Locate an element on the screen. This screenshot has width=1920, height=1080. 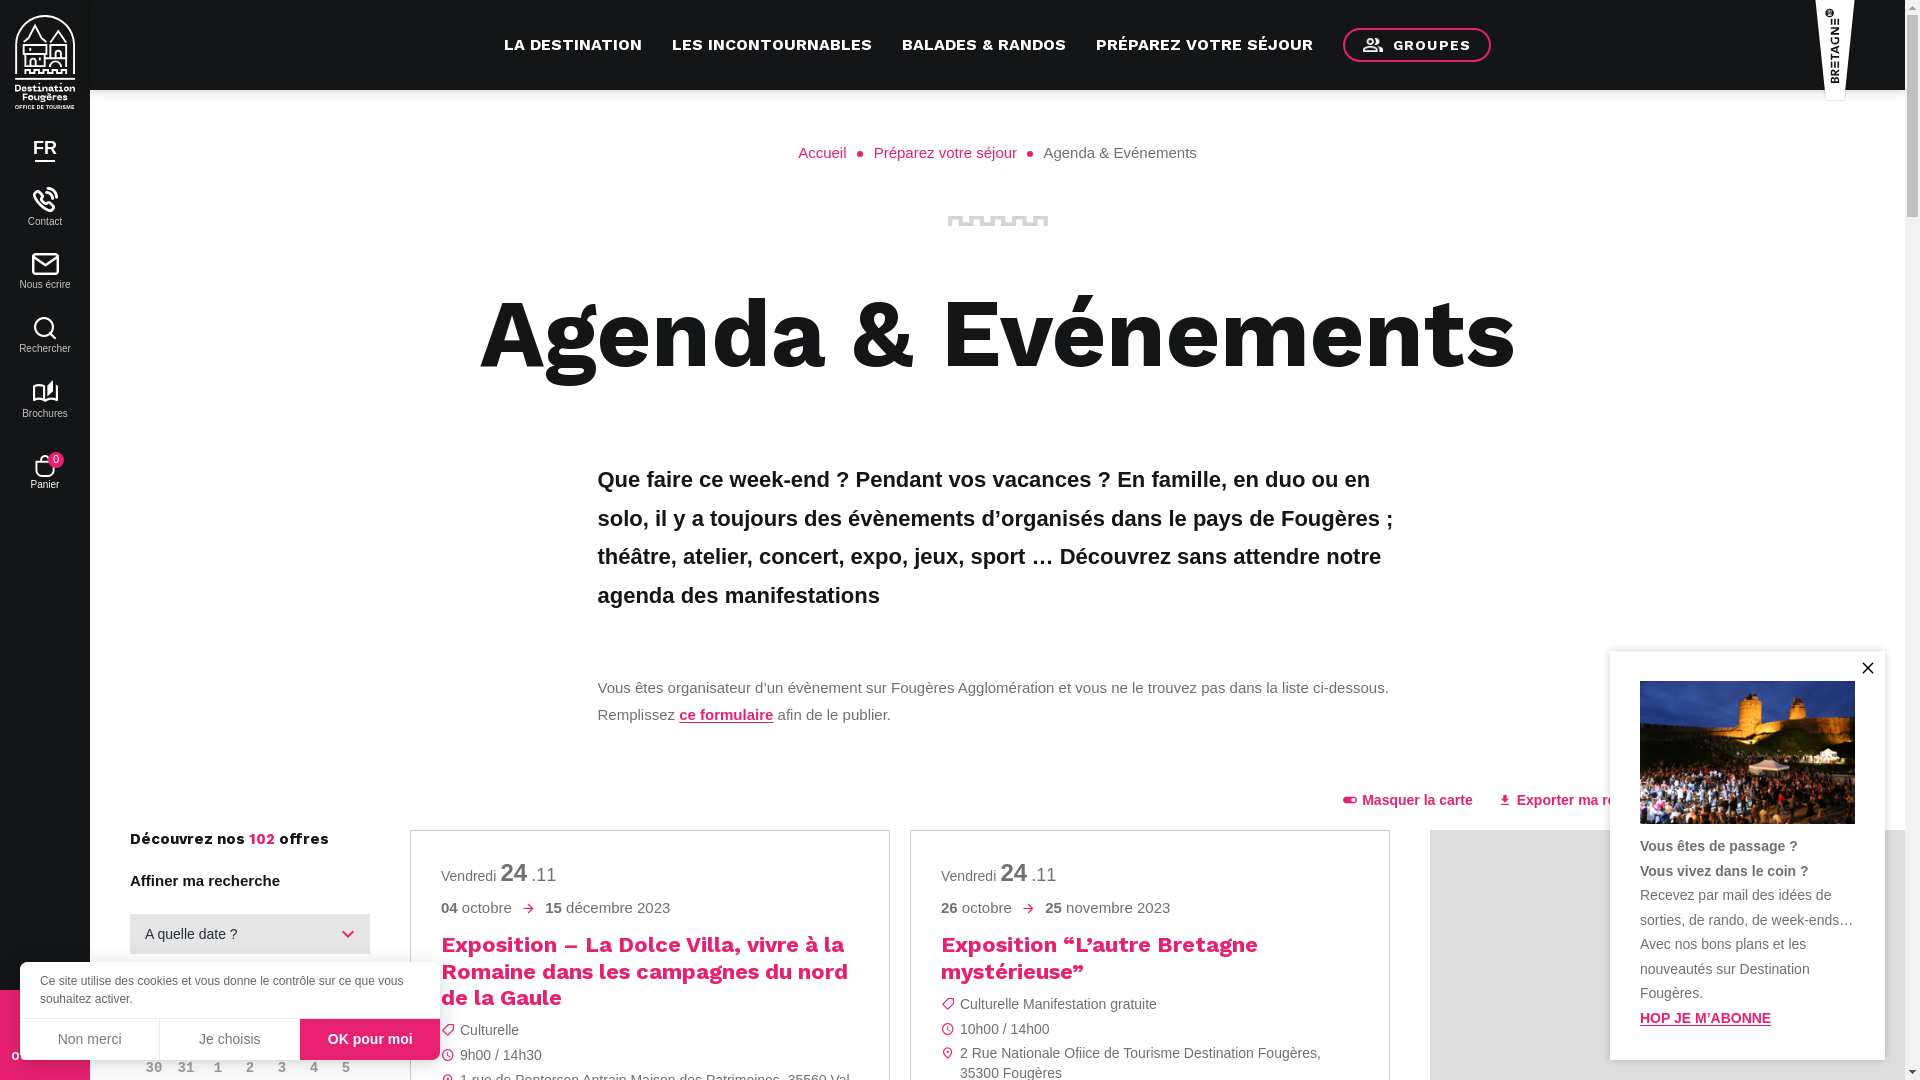
'LA DESTINATION' is located at coordinates (571, 45).